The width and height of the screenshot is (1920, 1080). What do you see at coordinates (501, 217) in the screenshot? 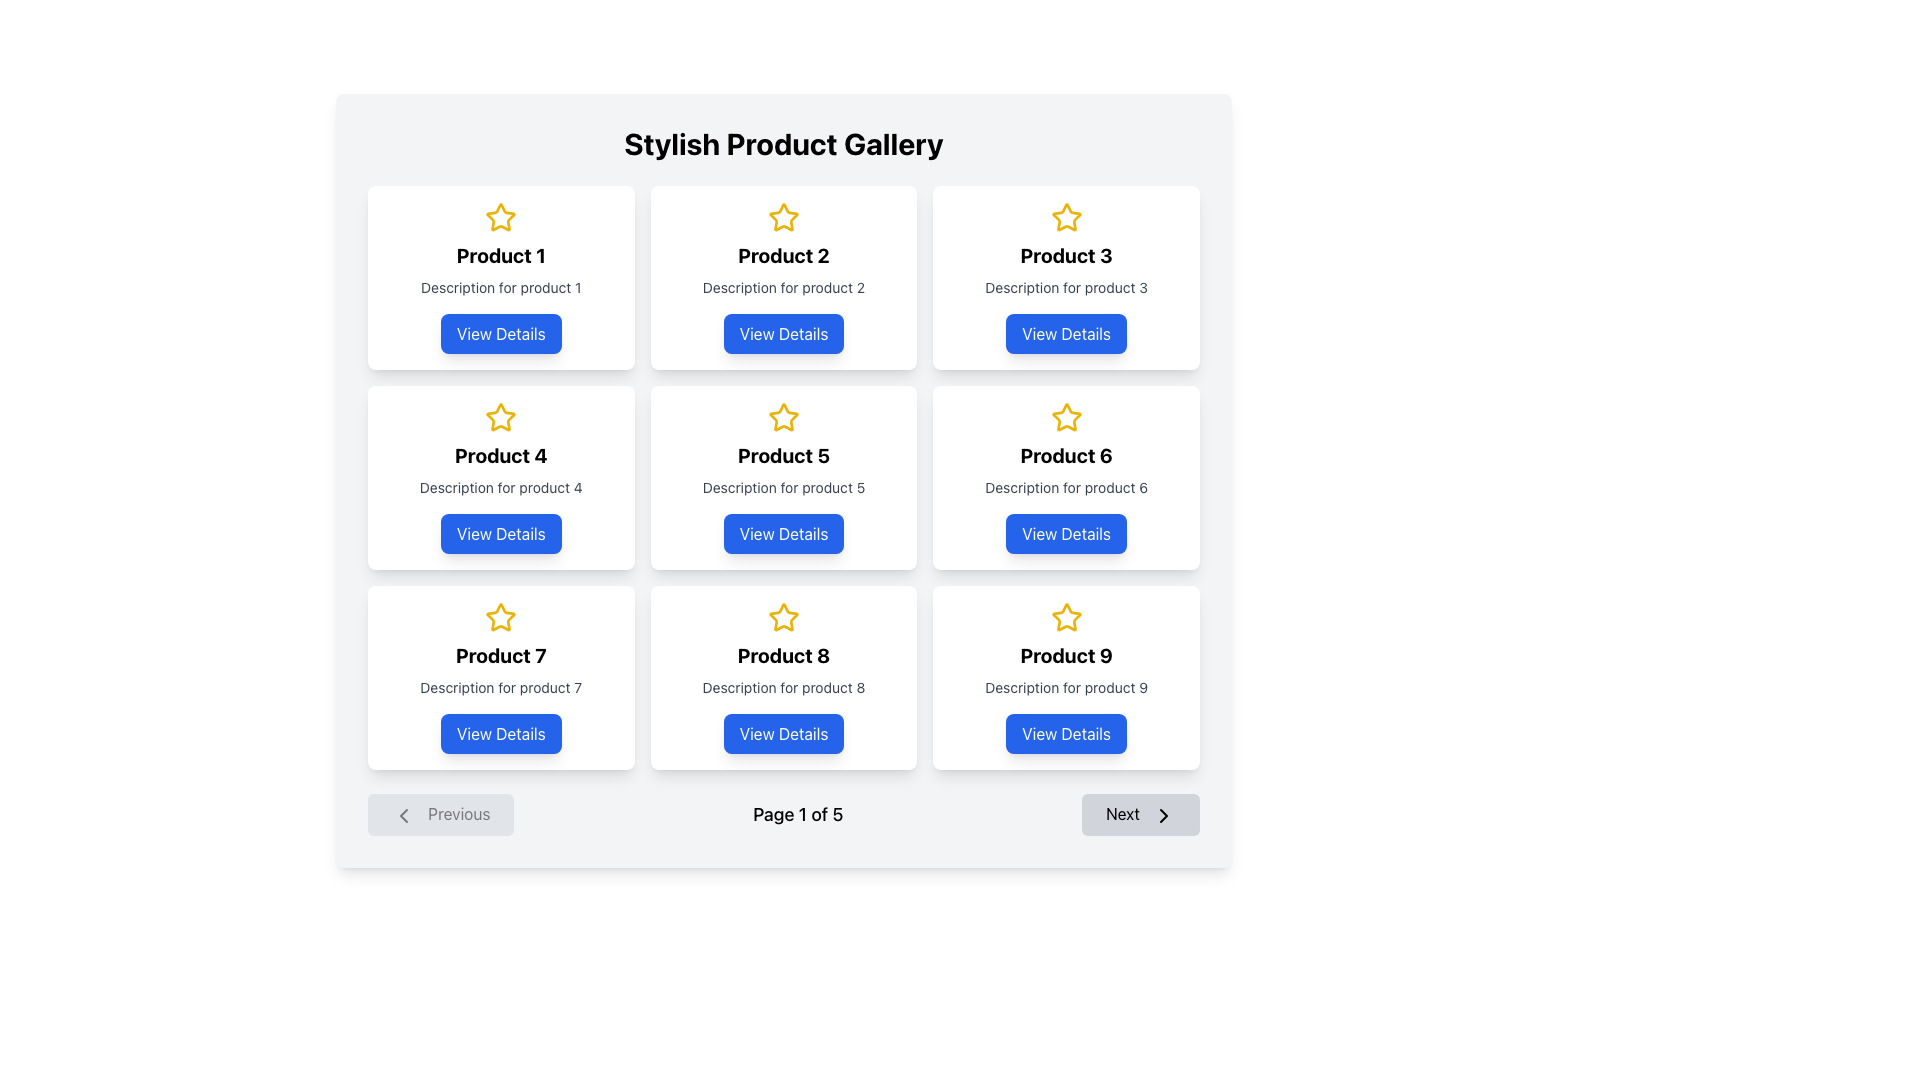
I see `the first star icon in the grid layout, located in the top-left corner above the text 'Product 1' within the first item card` at bounding box center [501, 217].